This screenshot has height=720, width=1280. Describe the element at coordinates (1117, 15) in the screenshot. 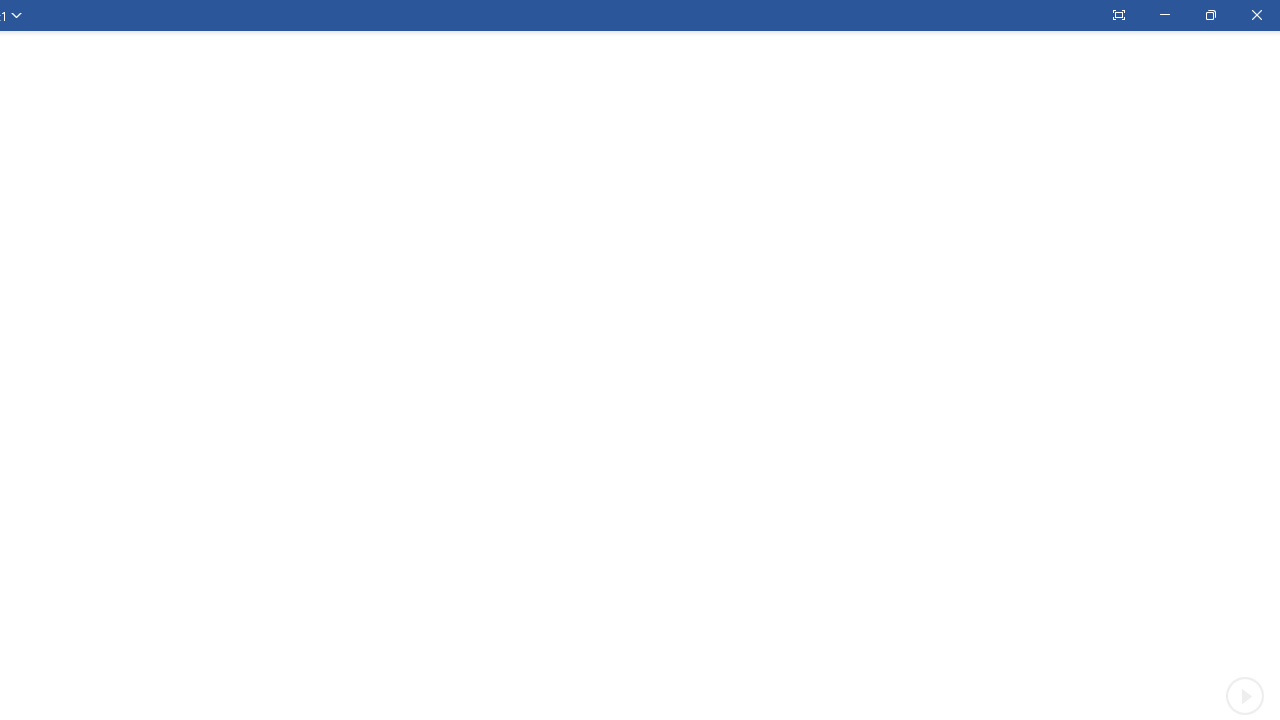

I see `'Auto-hide Reading Toolbar'` at that location.